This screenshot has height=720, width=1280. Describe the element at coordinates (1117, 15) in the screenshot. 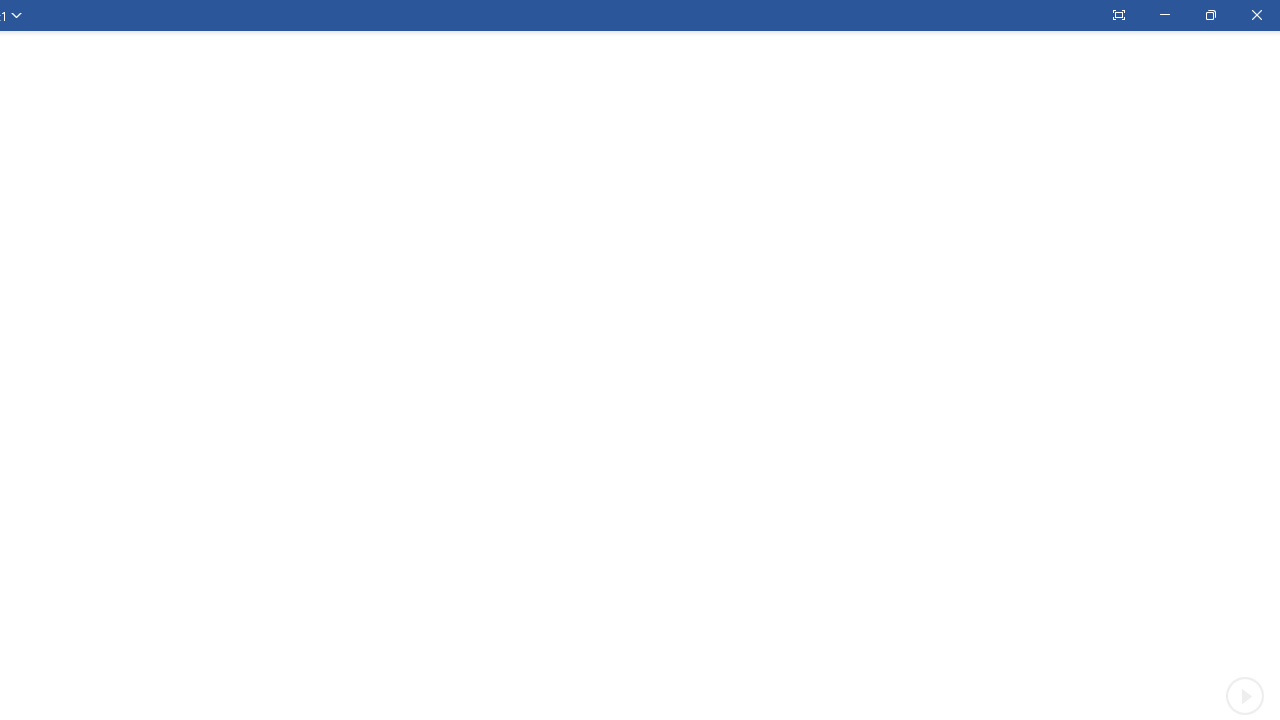

I see `'Auto-hide Reading Toolbar'` at that location.